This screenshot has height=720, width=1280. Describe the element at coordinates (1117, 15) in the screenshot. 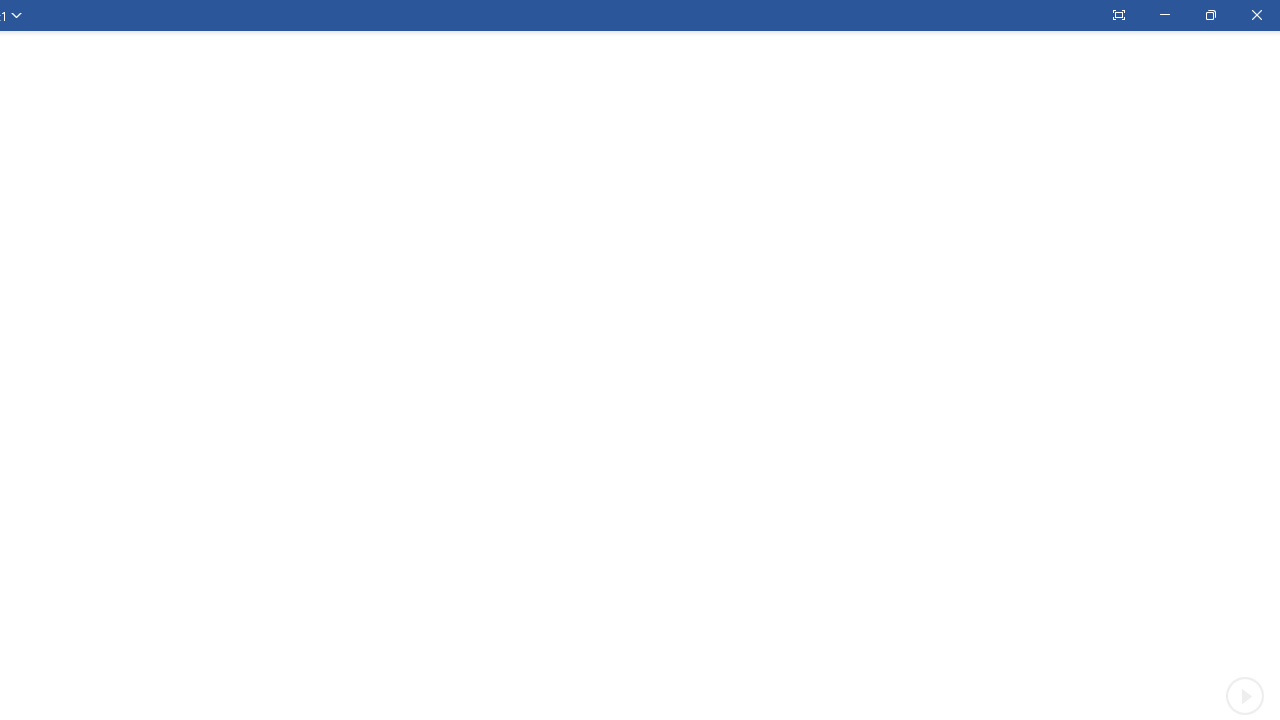

I see `'Auto-hide Reading Toolbar'` at that location.